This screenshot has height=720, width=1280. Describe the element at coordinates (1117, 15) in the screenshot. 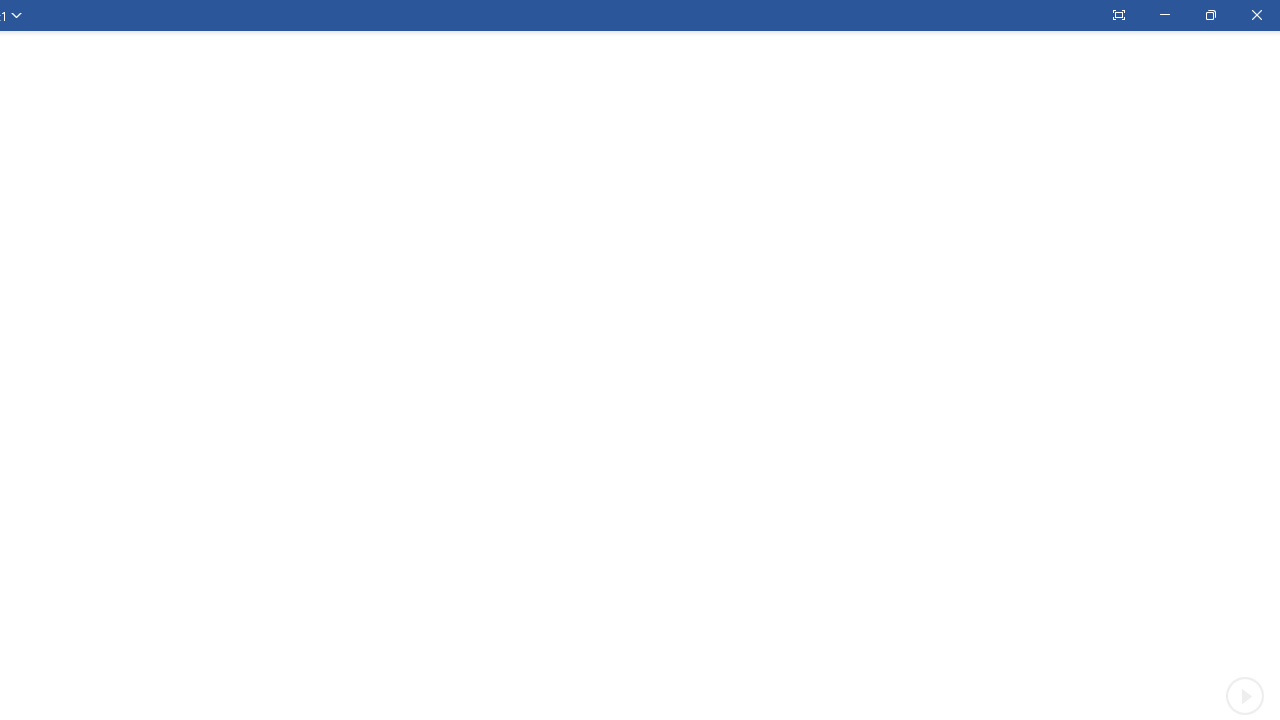

I see `'Auto-hide Reading Toolbar'` at that location.